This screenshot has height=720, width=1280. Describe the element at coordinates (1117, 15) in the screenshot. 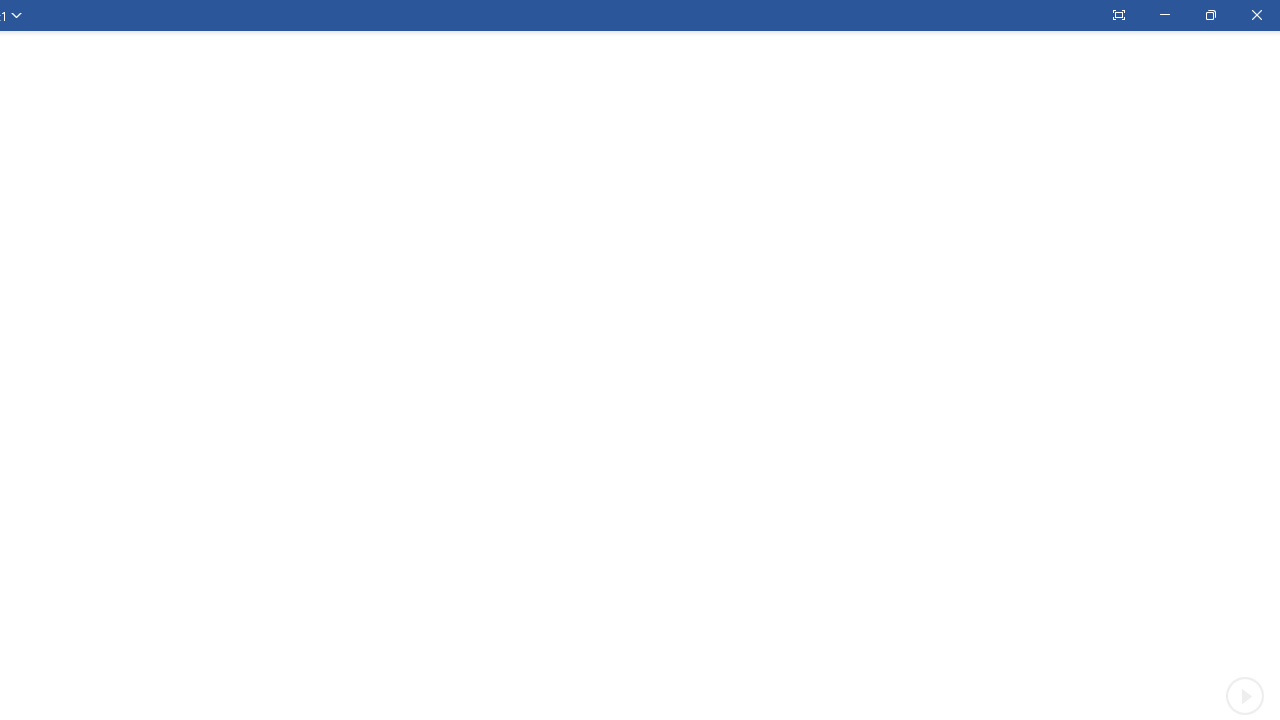

I see `'Auto-hide Reading Toolbar'` at that location.